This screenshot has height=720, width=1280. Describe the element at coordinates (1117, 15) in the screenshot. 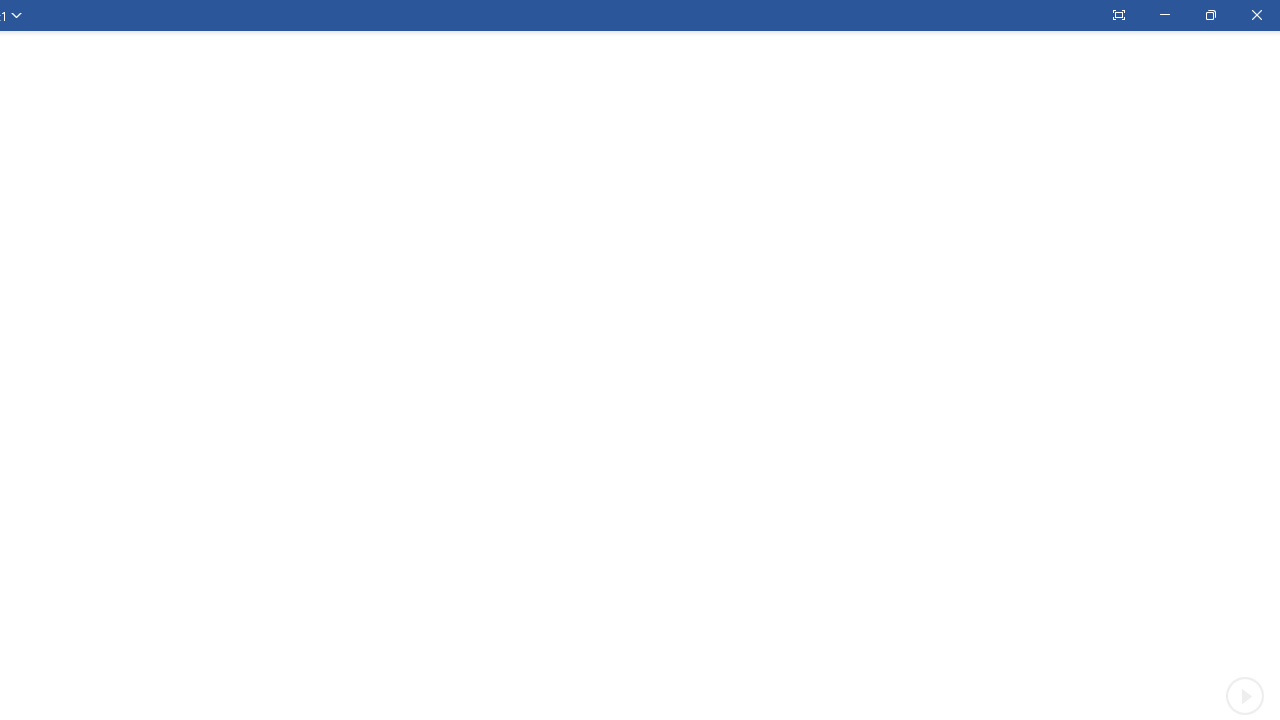

I see `'Auto-hide Reading Toolbar'` at that location.